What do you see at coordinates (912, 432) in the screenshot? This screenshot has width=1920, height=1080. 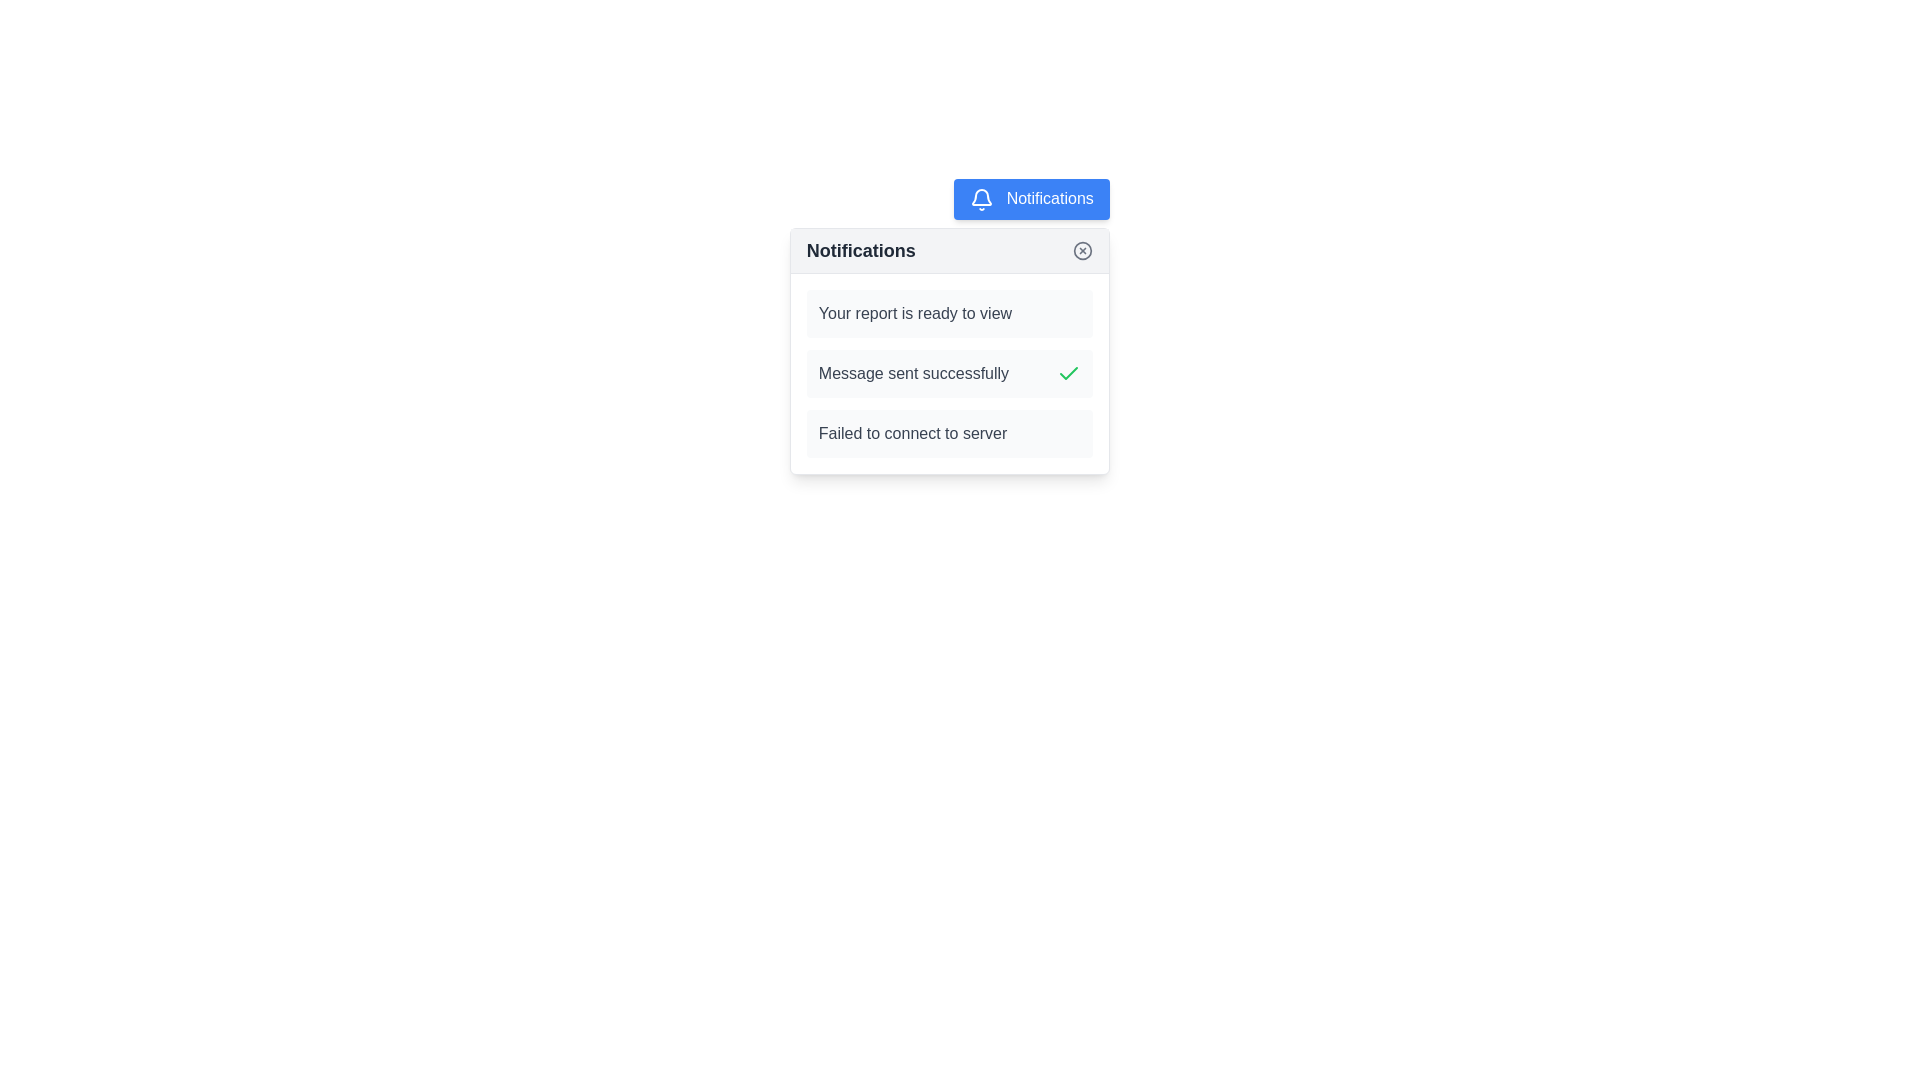 I see `the third static text notification indicating a server connection failure in the notification panel` at bounding box center [912, 432].